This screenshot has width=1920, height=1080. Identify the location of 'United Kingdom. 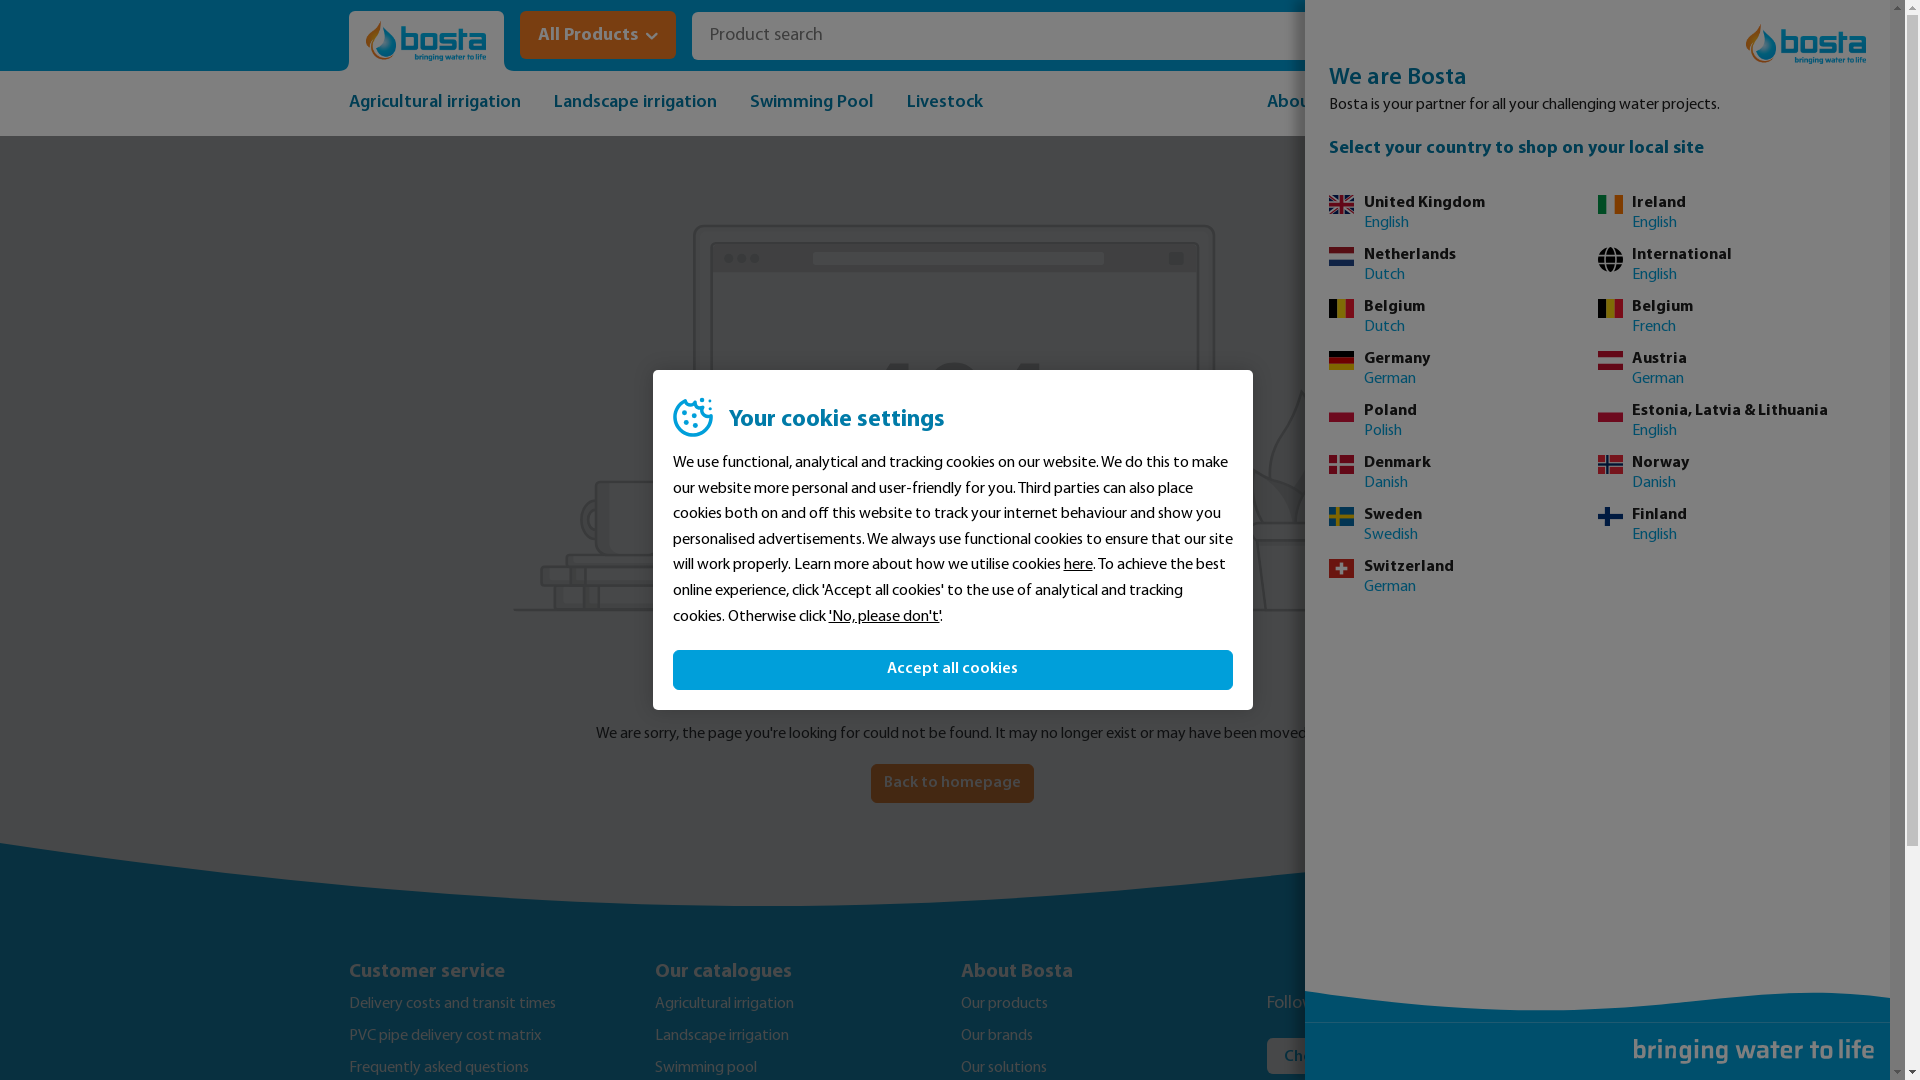
(1329, 212).